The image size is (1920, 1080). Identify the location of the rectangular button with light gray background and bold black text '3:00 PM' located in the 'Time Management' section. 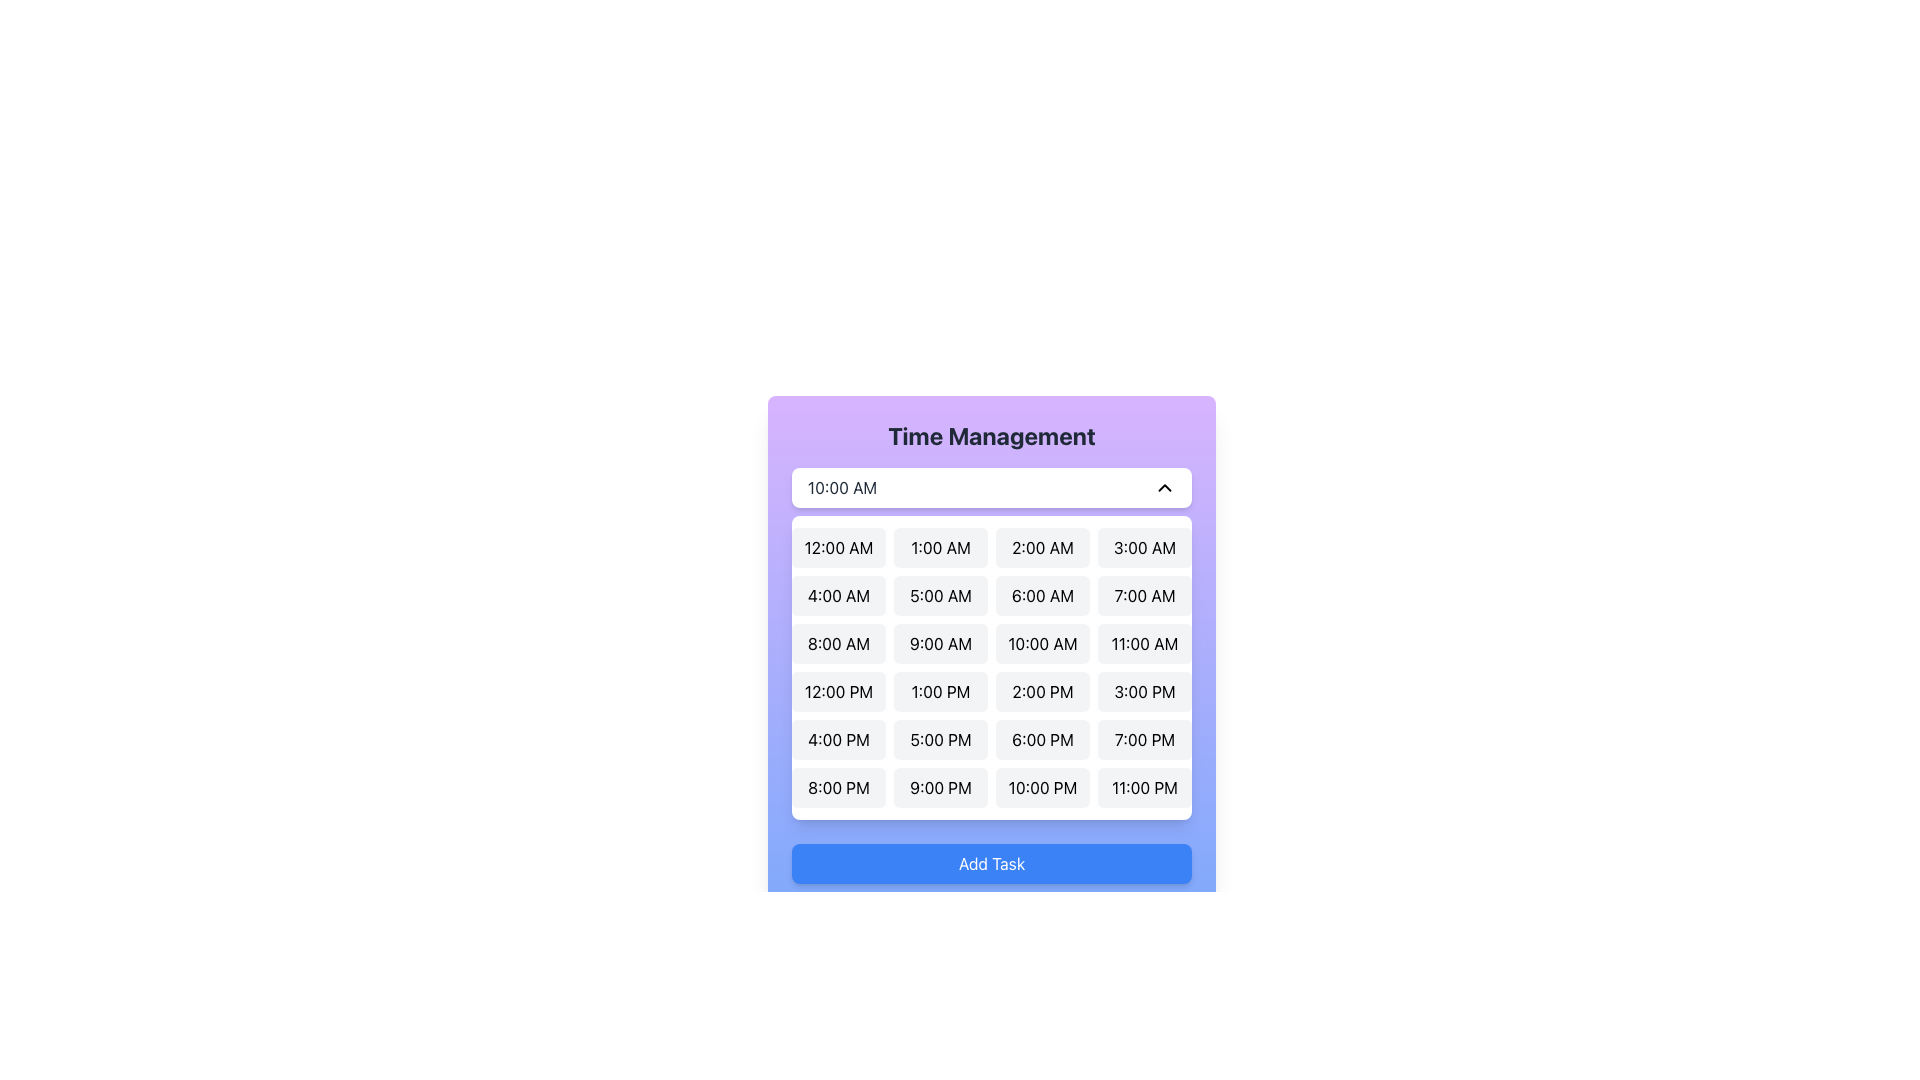
(1145, 690).